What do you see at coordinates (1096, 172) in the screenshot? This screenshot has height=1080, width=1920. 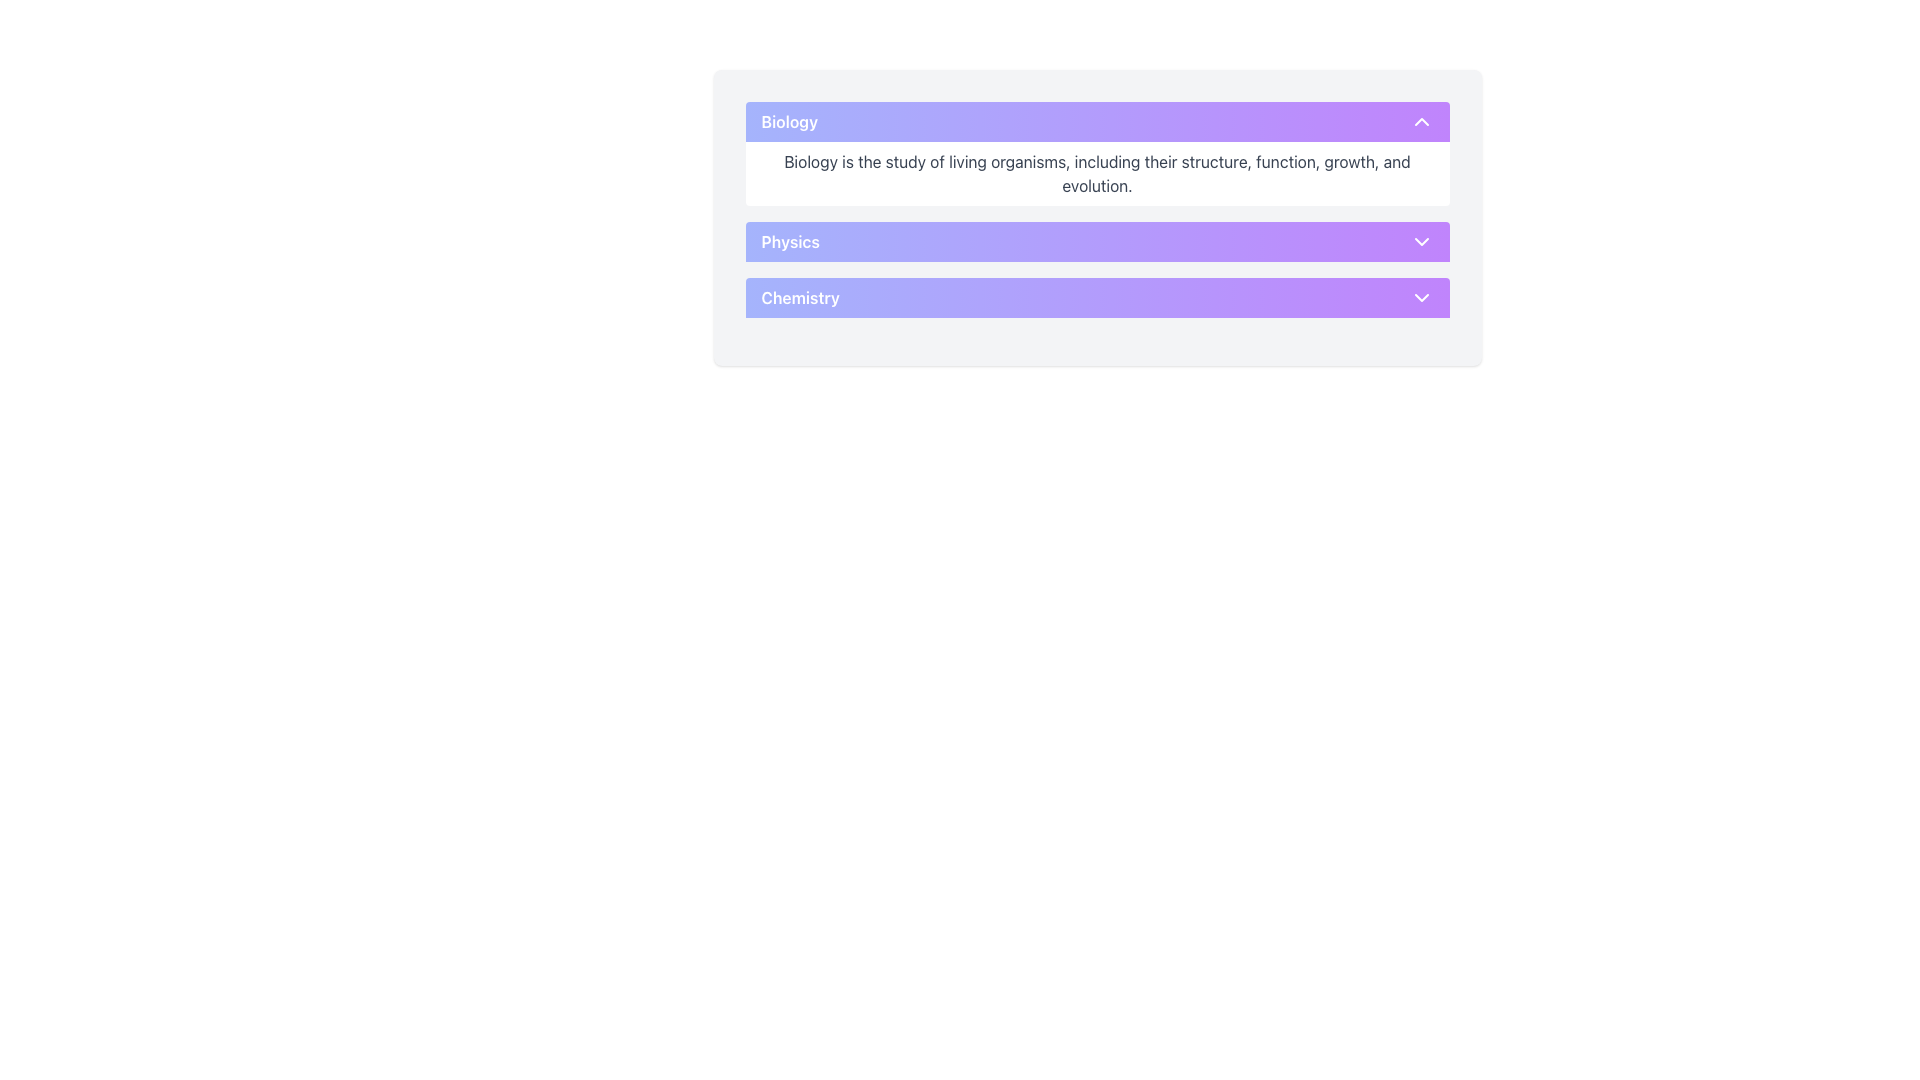 I see `the text block containing the description 'Biology is the study of living organisms, including their structure, function, growth, and evolution.' which is styled with a white background and gray text, located below the 'Biology' header` at bounding box center [1096, 172].